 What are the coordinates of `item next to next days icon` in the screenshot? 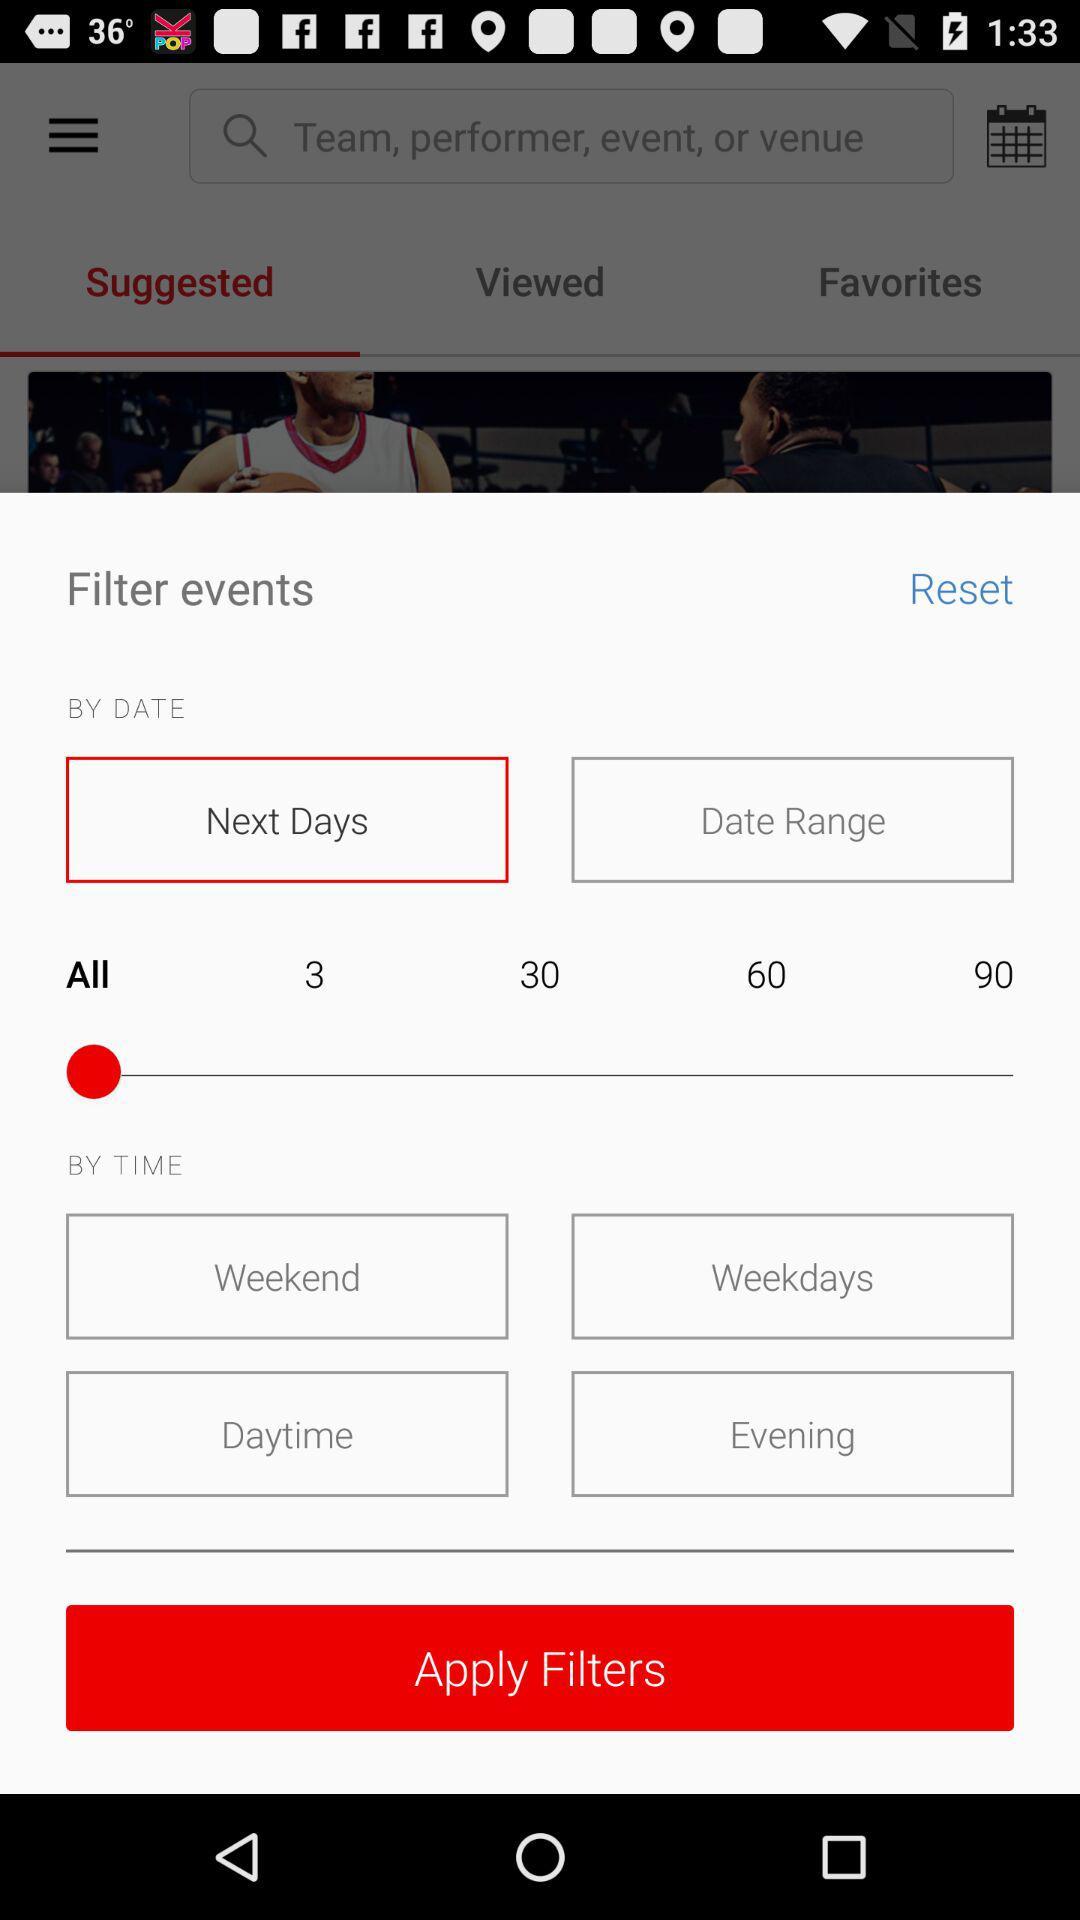 It's located at (791, 819).